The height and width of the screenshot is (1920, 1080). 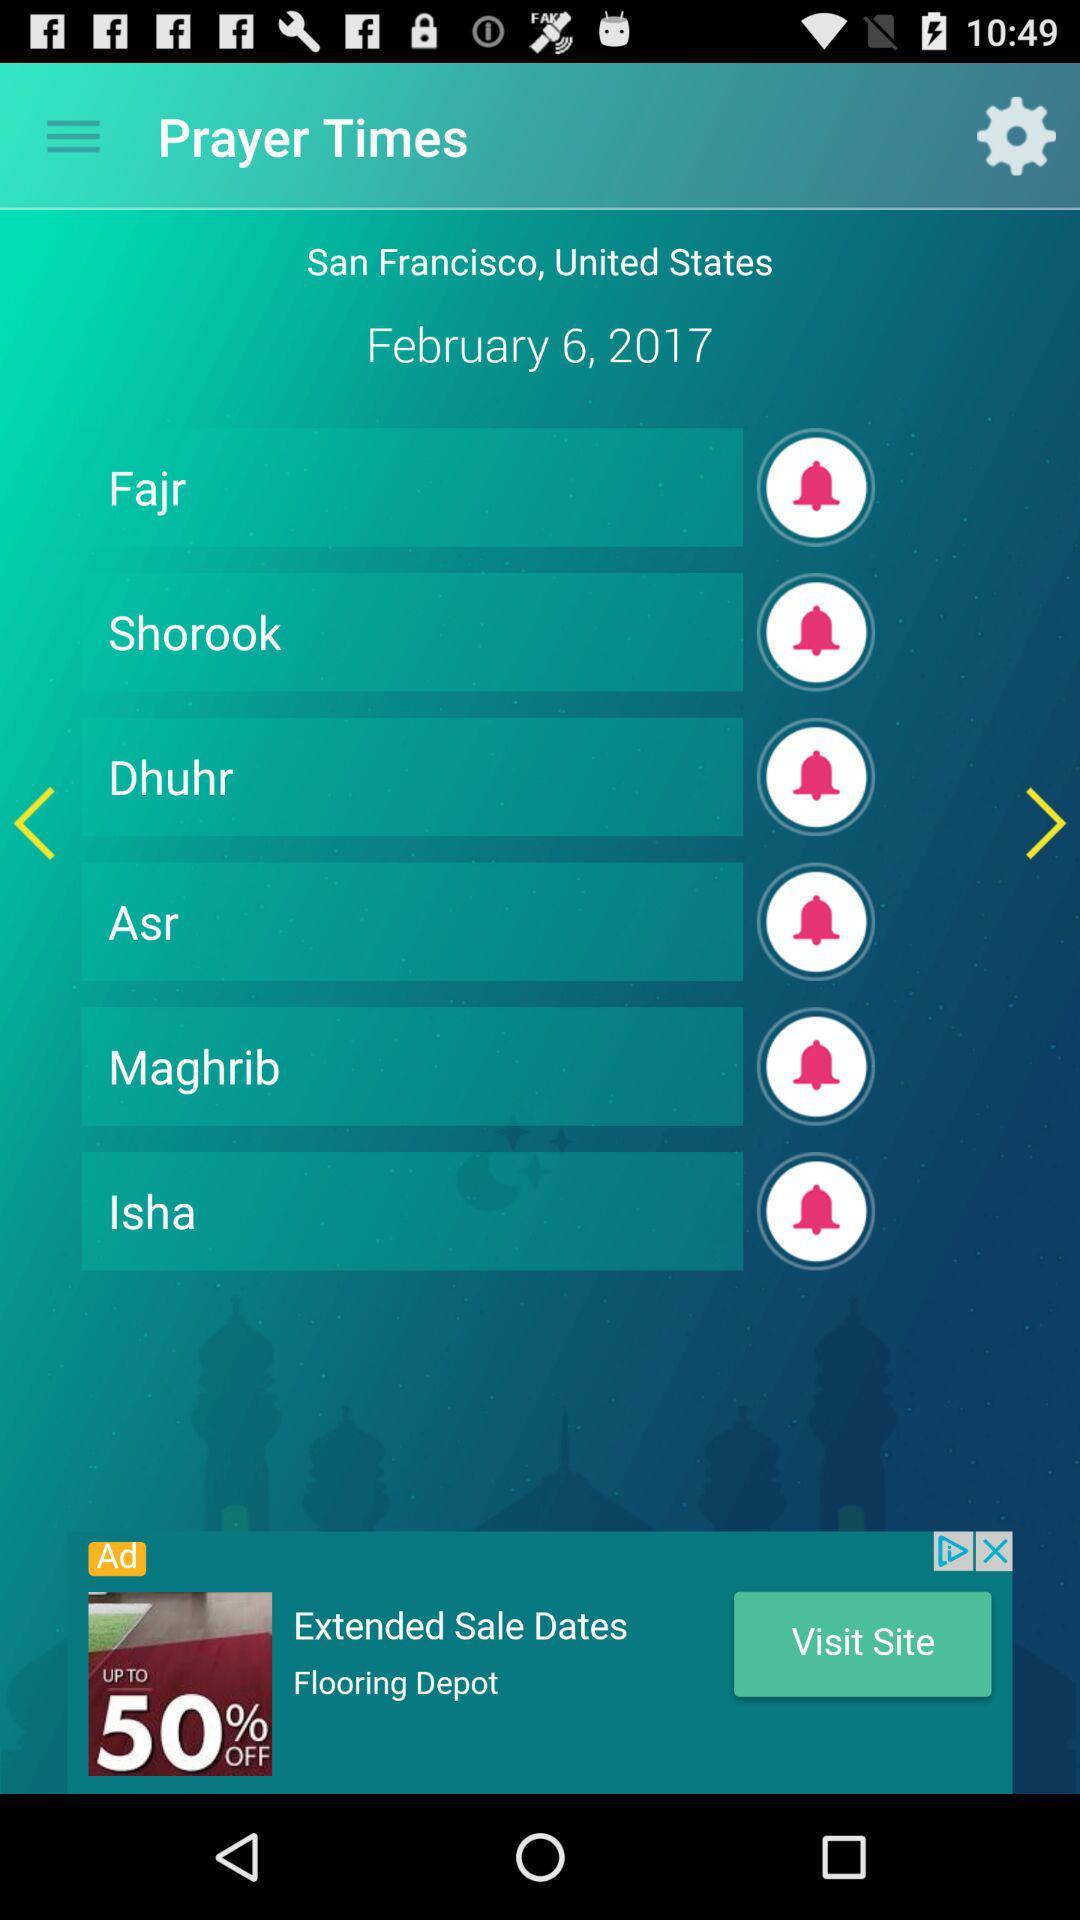 I want to click on motifications, so click(x=816, y=1065).